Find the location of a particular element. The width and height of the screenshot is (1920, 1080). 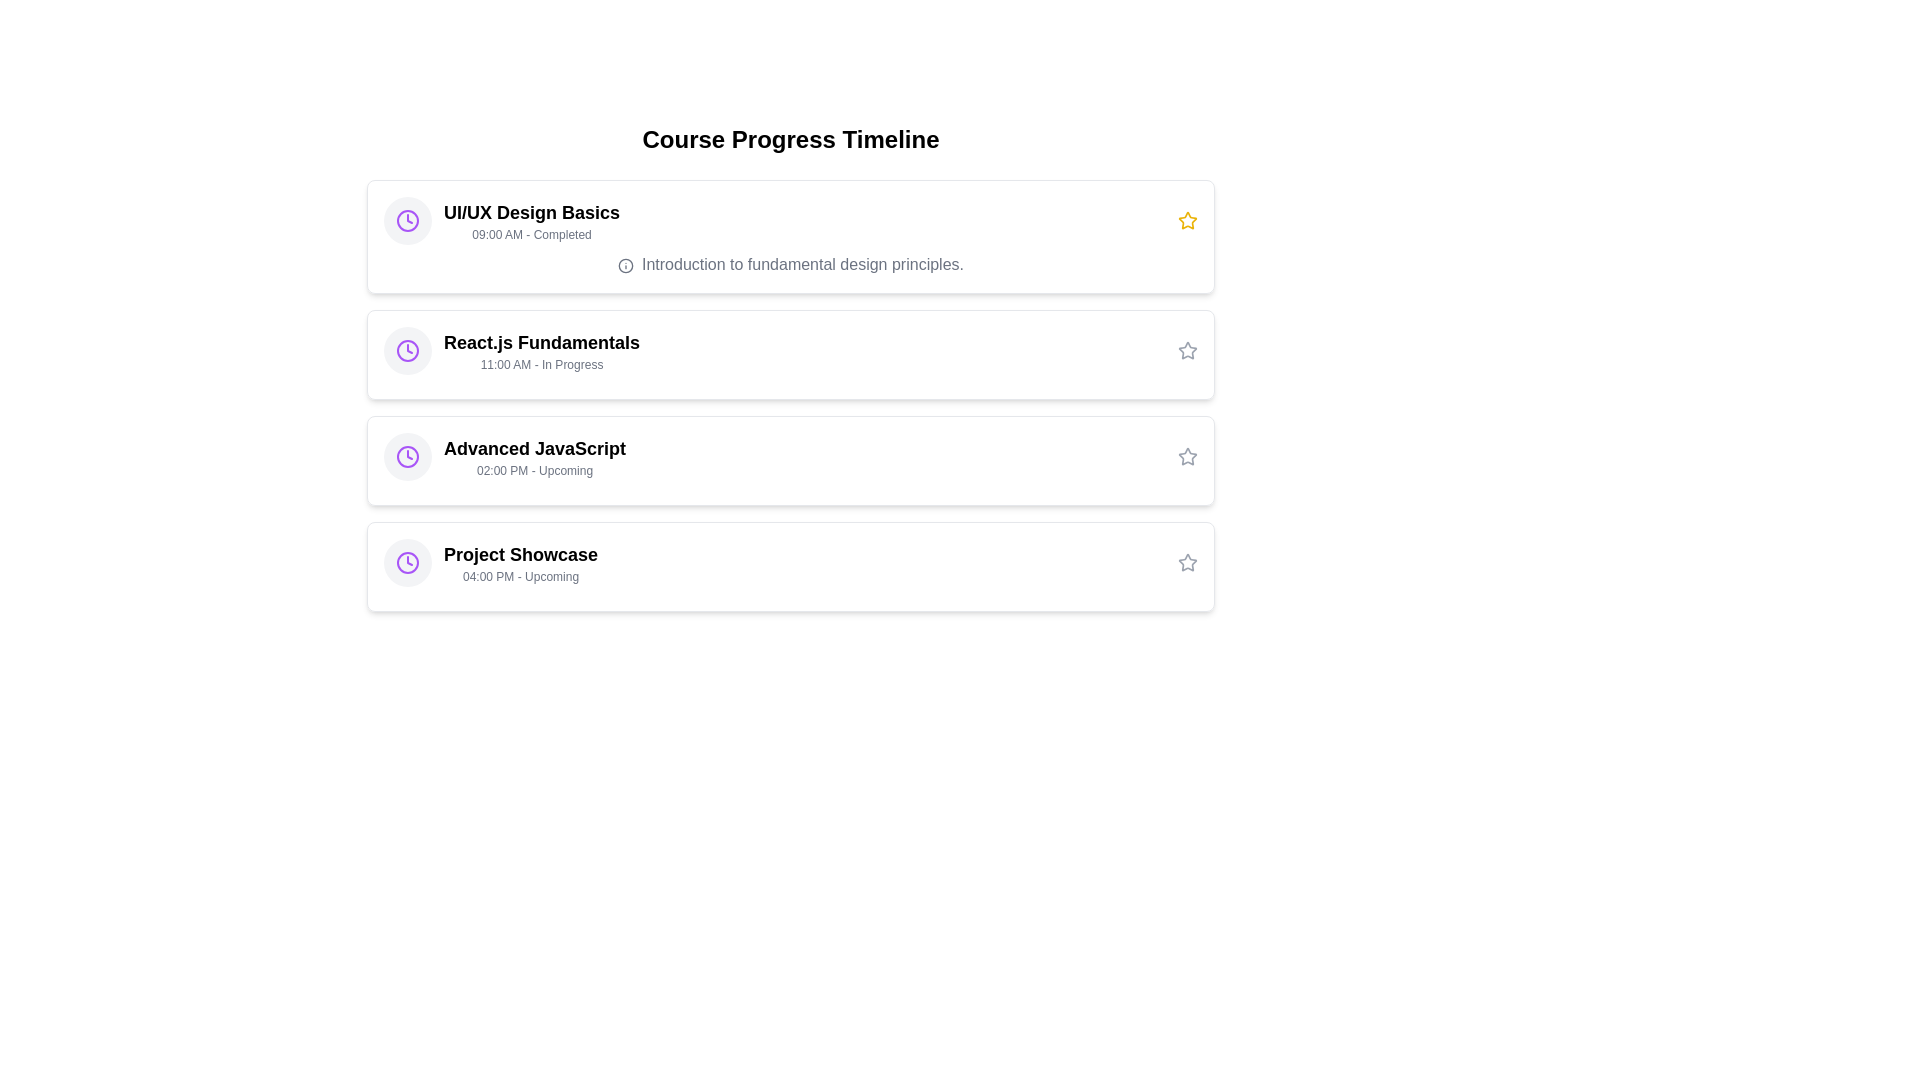

the circular clock icon with a purple outline located to the left of the text 'React.js Fundamentals' in the row labeled 'React.js Fundamentals 11:00 AM - In Progress' is located at coordinates (407, 350).